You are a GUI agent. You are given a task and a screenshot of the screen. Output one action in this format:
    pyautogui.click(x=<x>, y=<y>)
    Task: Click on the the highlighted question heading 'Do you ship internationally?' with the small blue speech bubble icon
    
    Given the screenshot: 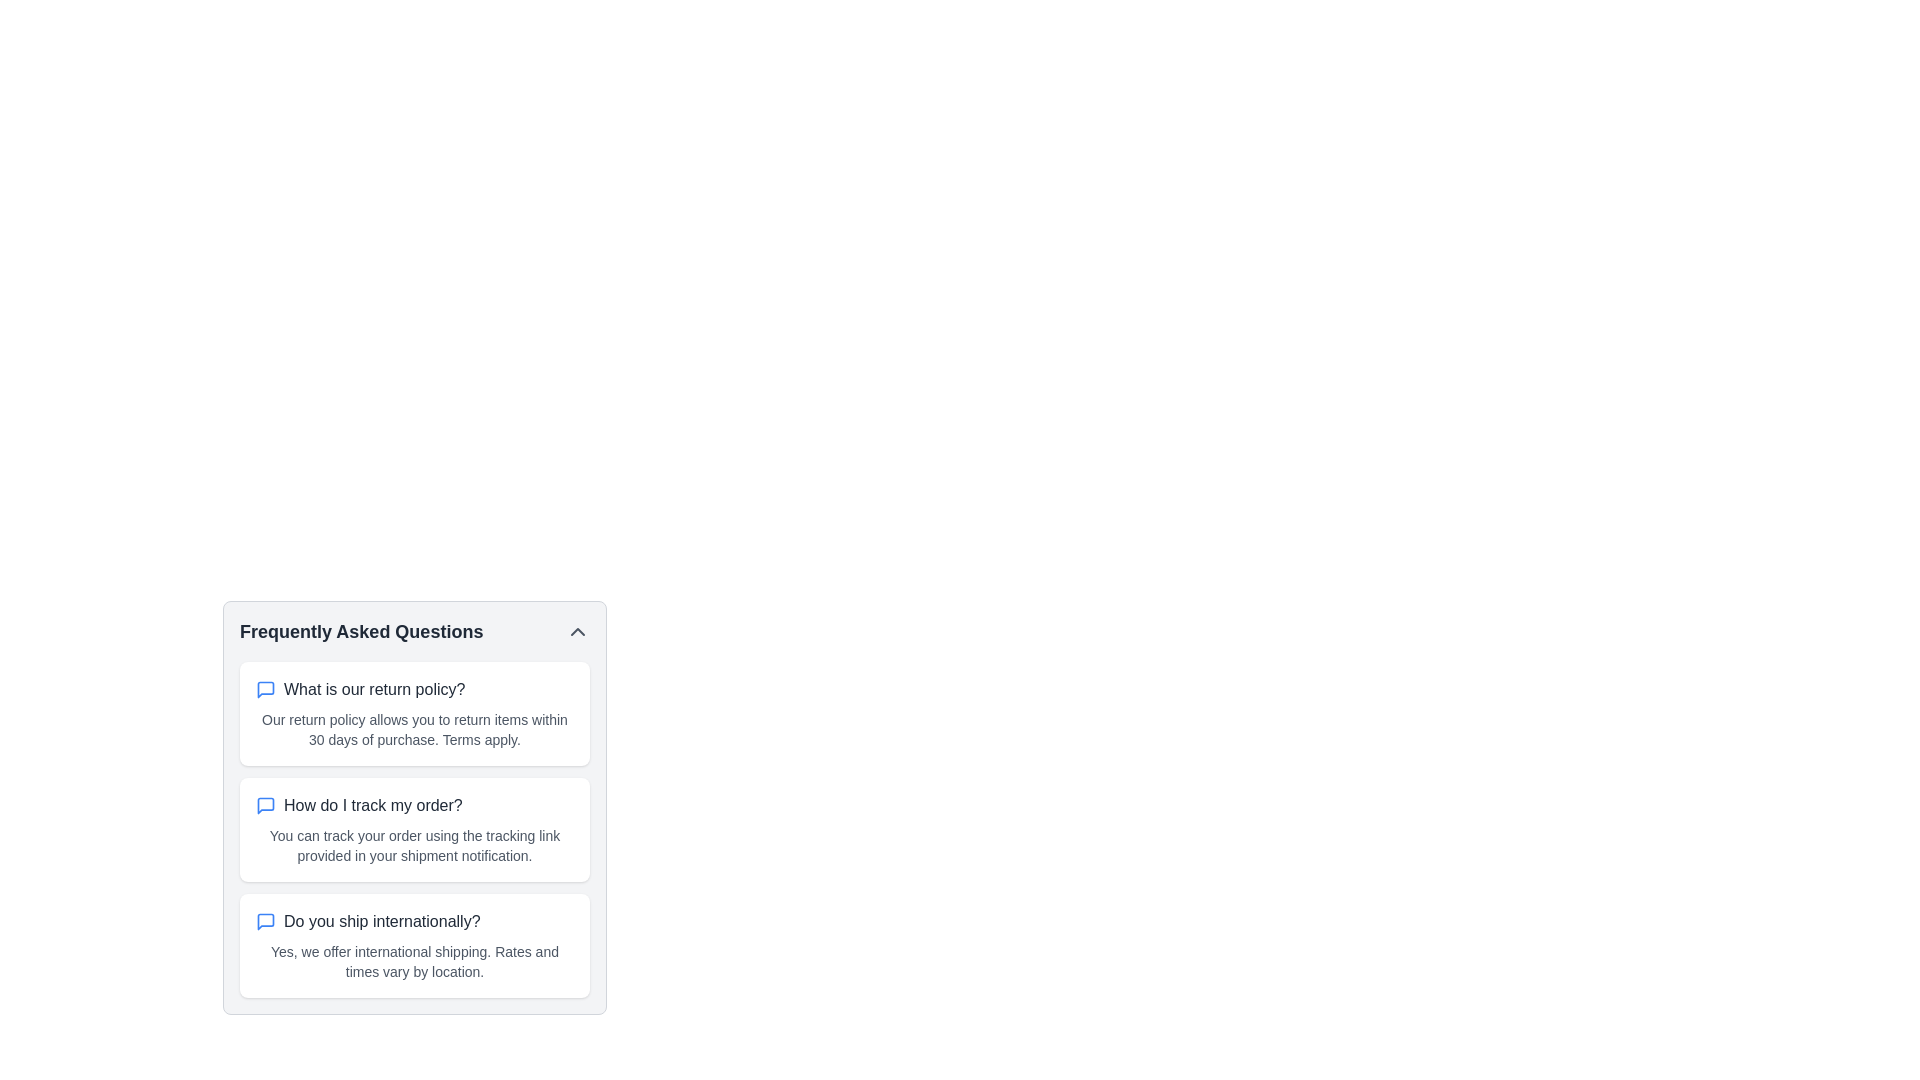 What is the action you would take?
    pyautogui.click(x=413, y=921)
    